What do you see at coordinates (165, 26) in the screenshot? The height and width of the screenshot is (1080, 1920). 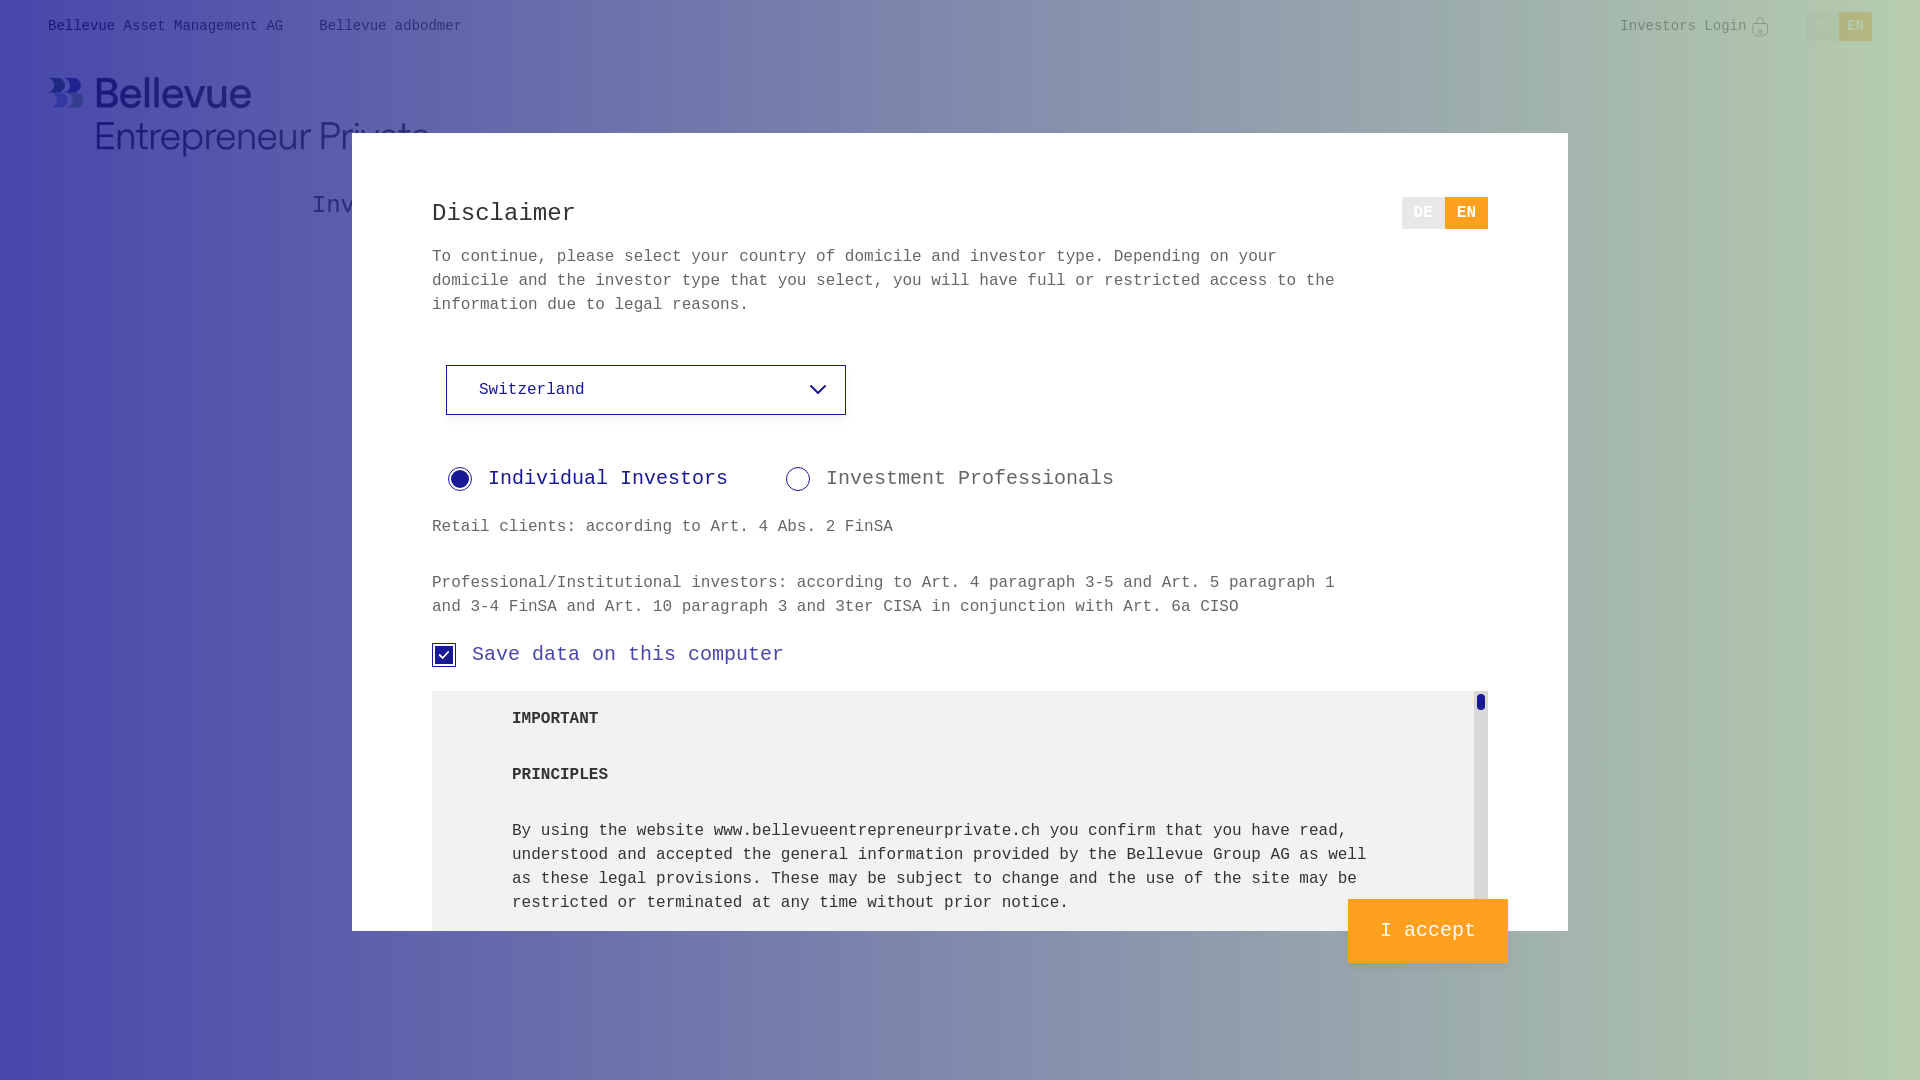 I see `'Bellevue Asset Management AG'` at bounding box center [165, 26].